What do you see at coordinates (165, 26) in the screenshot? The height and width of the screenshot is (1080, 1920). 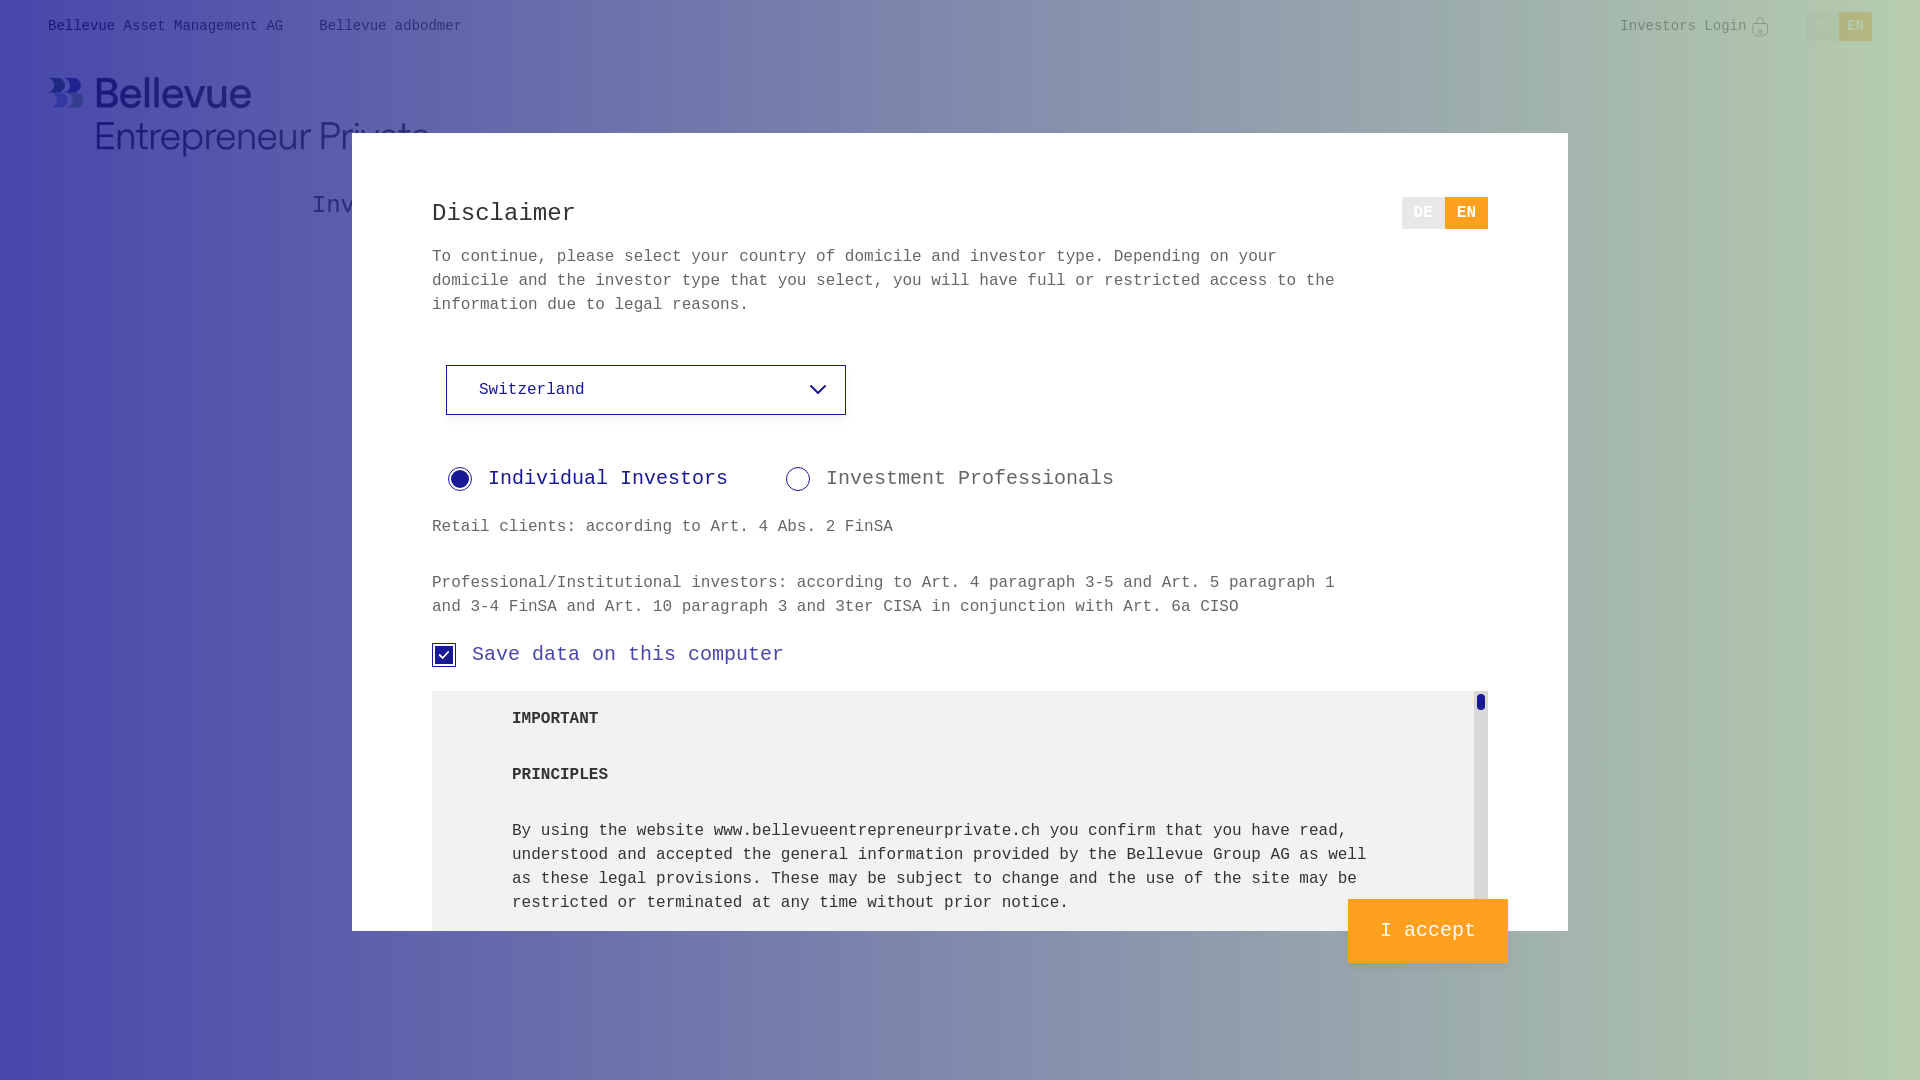 I see `'Bellevue Asset Management AG'` at bounding box center [165, 26].